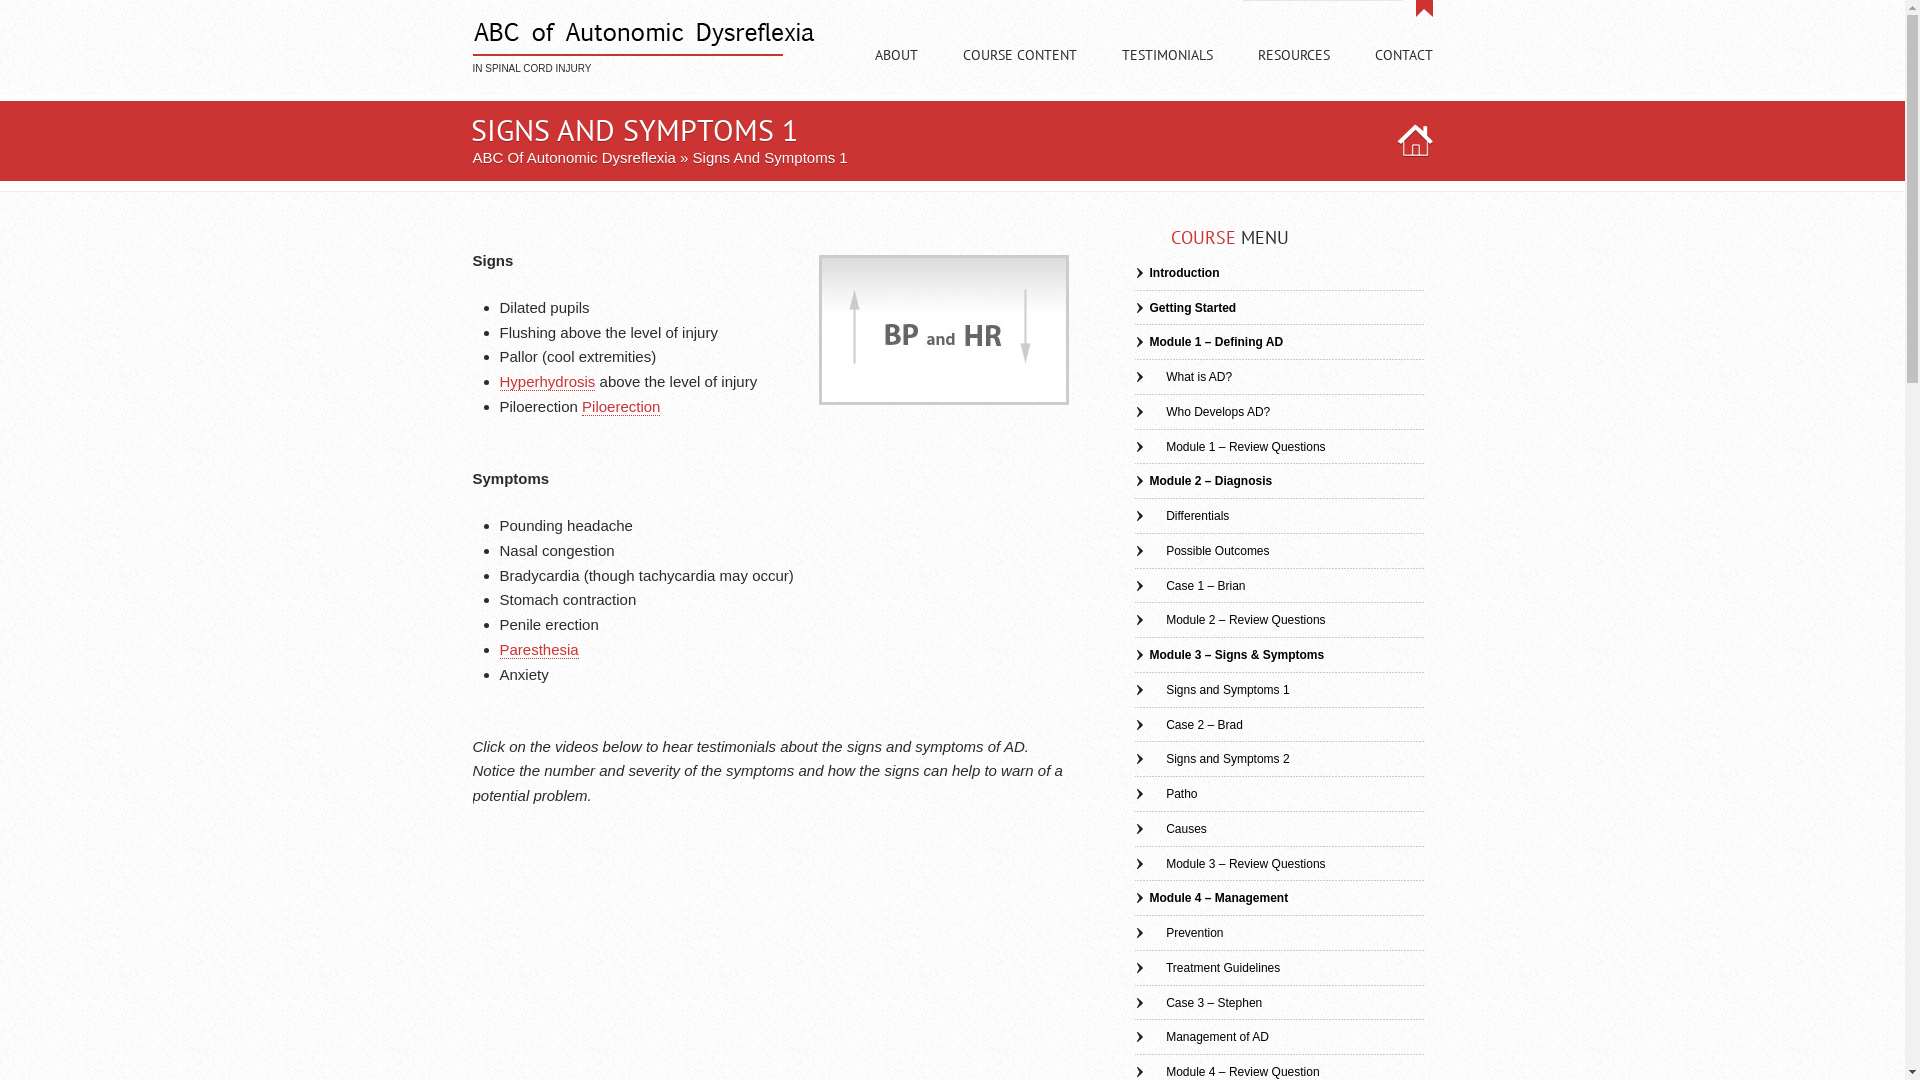  What do you see at coordinates (1176, 273) in the screenshot?
I see `'Introduction'` at bounding box center [1176, 273].